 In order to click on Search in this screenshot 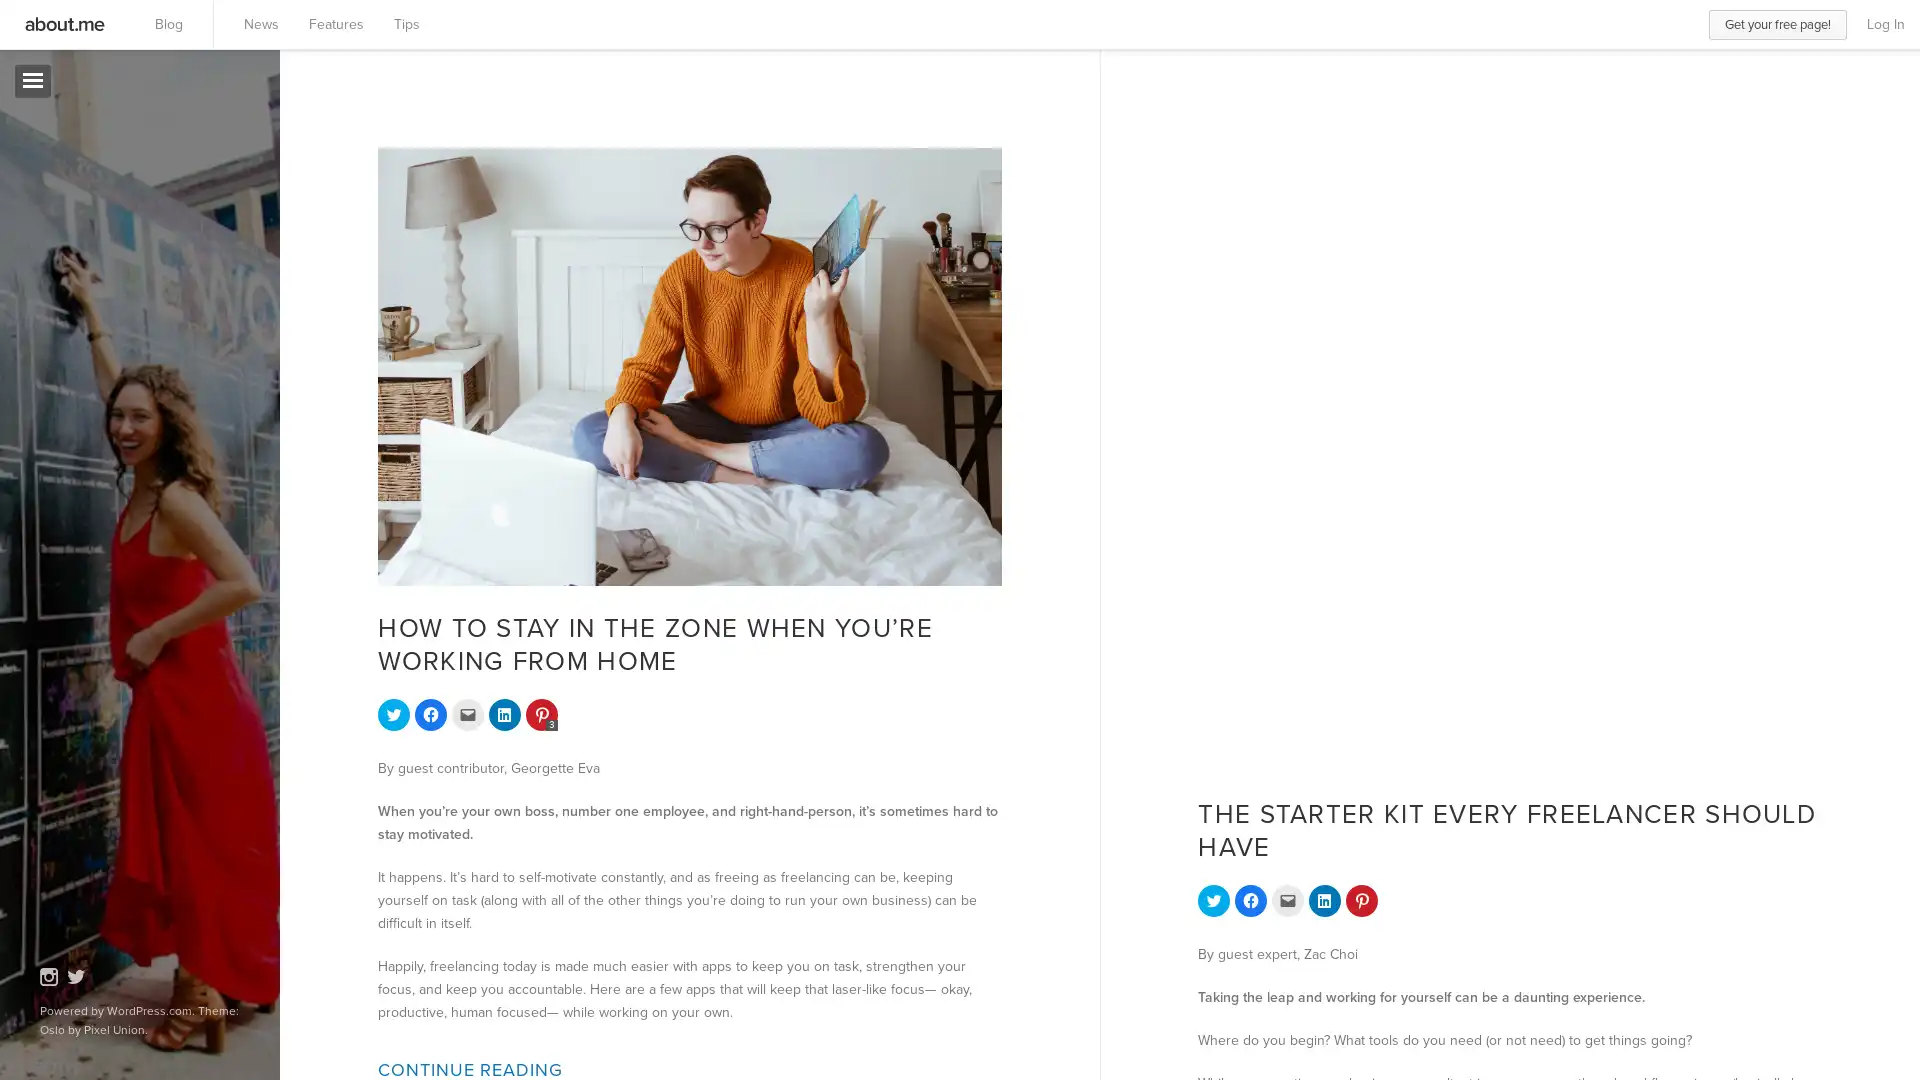, I will do `click(207, 139)`.